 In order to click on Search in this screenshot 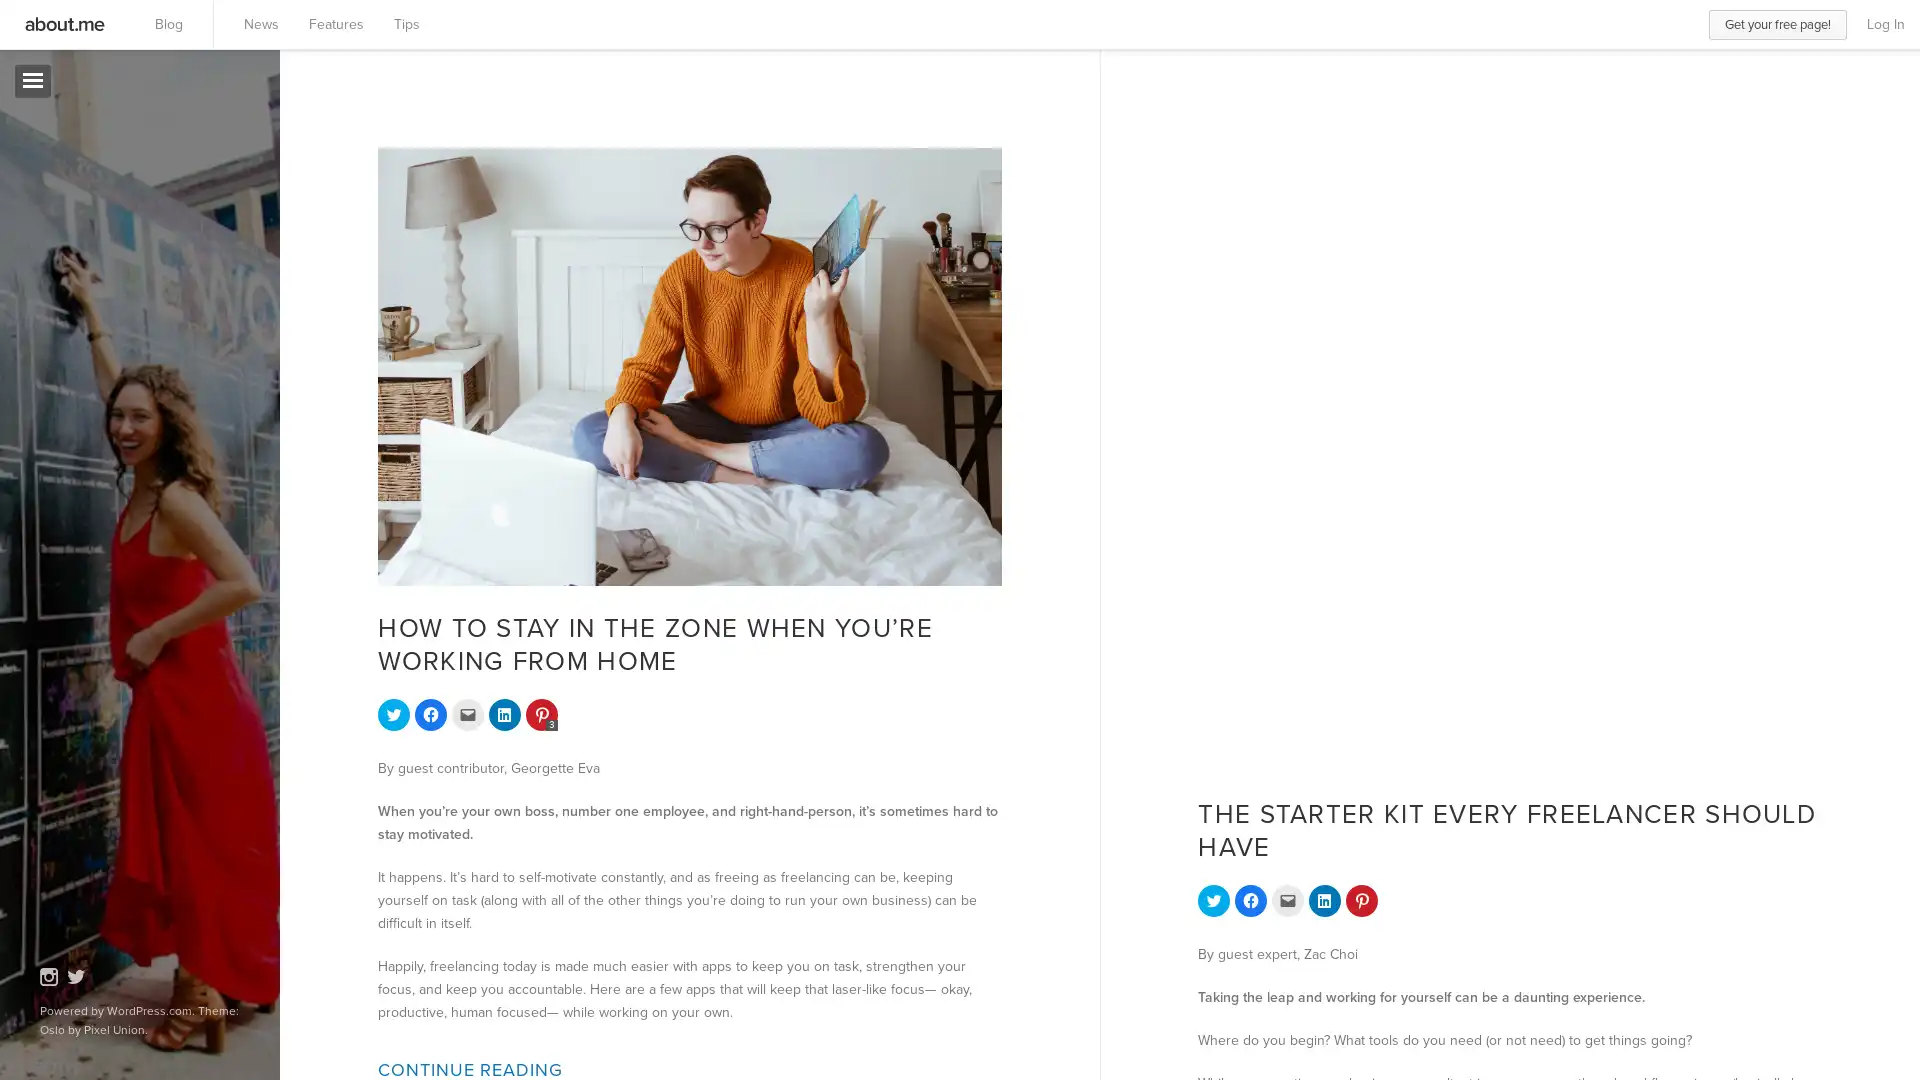, I will do `click(207, 139)`.